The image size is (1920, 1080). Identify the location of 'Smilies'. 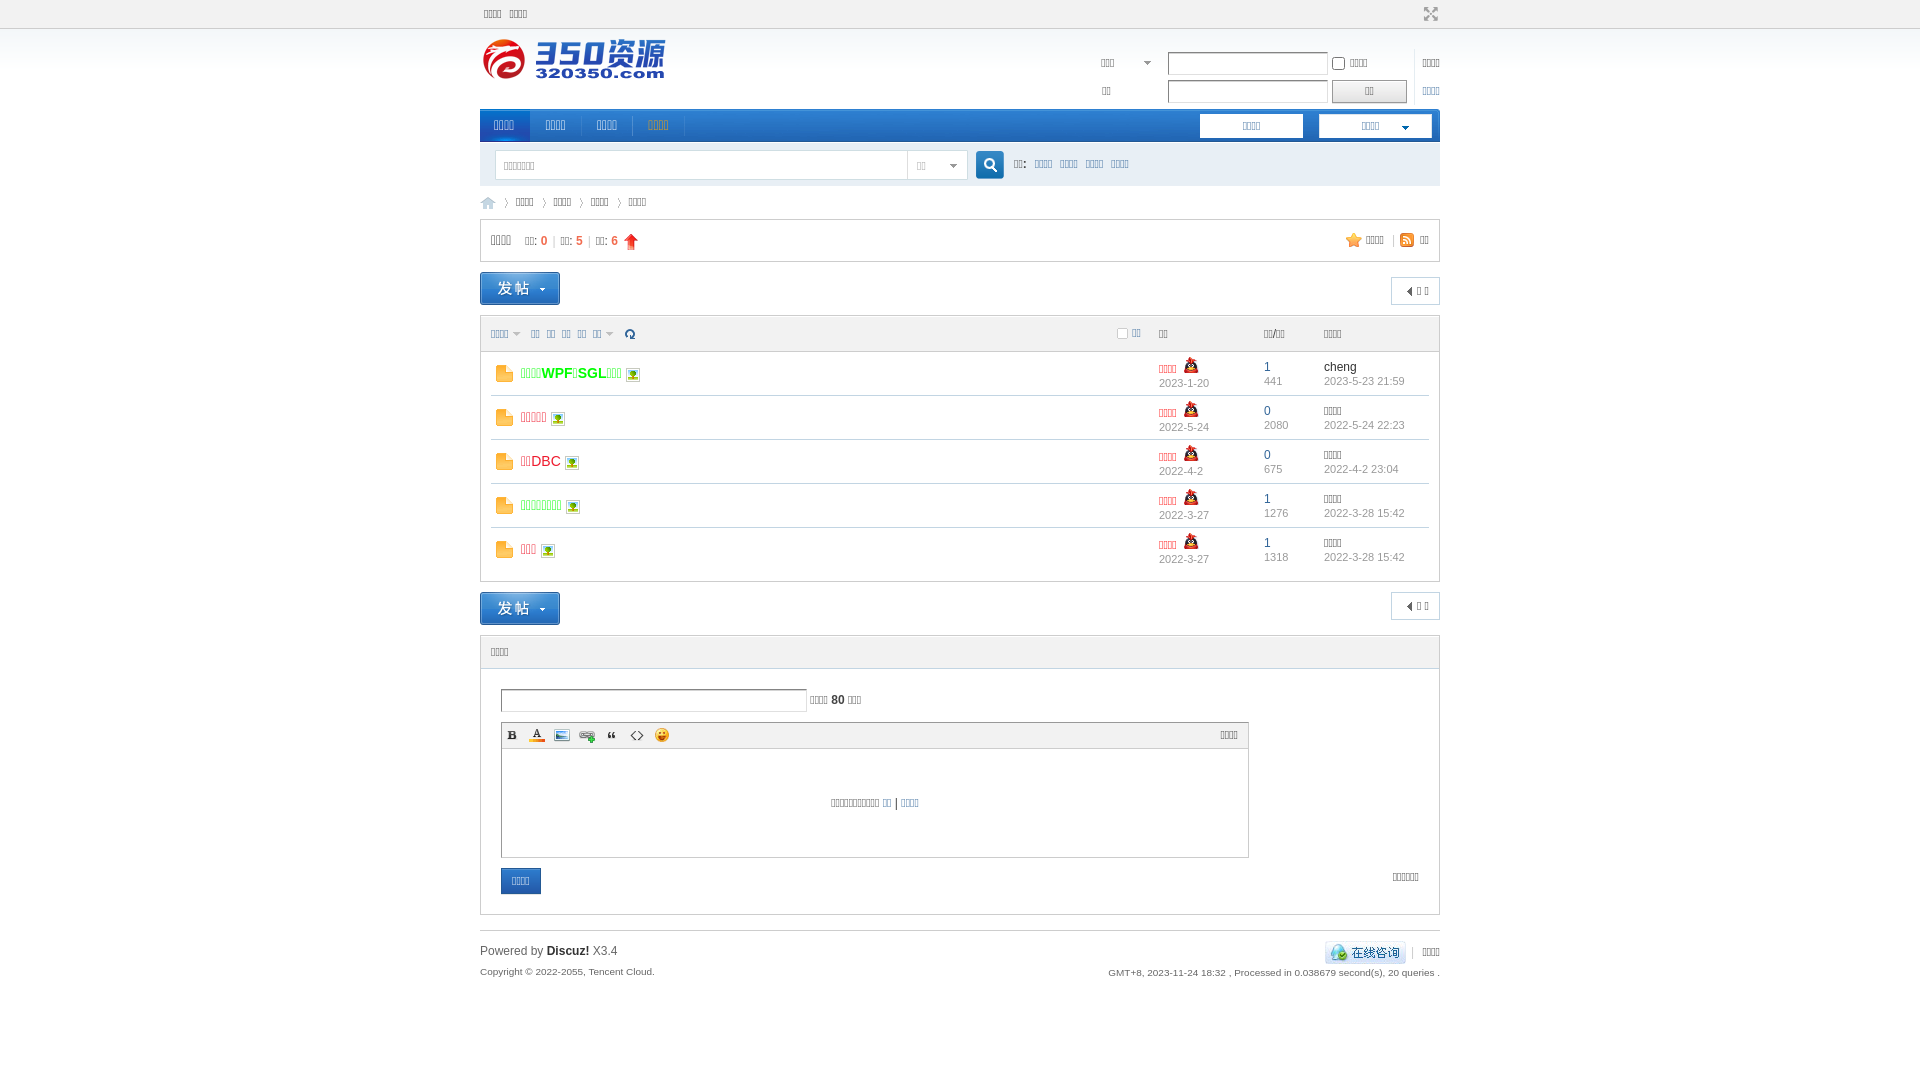
(662, 735).